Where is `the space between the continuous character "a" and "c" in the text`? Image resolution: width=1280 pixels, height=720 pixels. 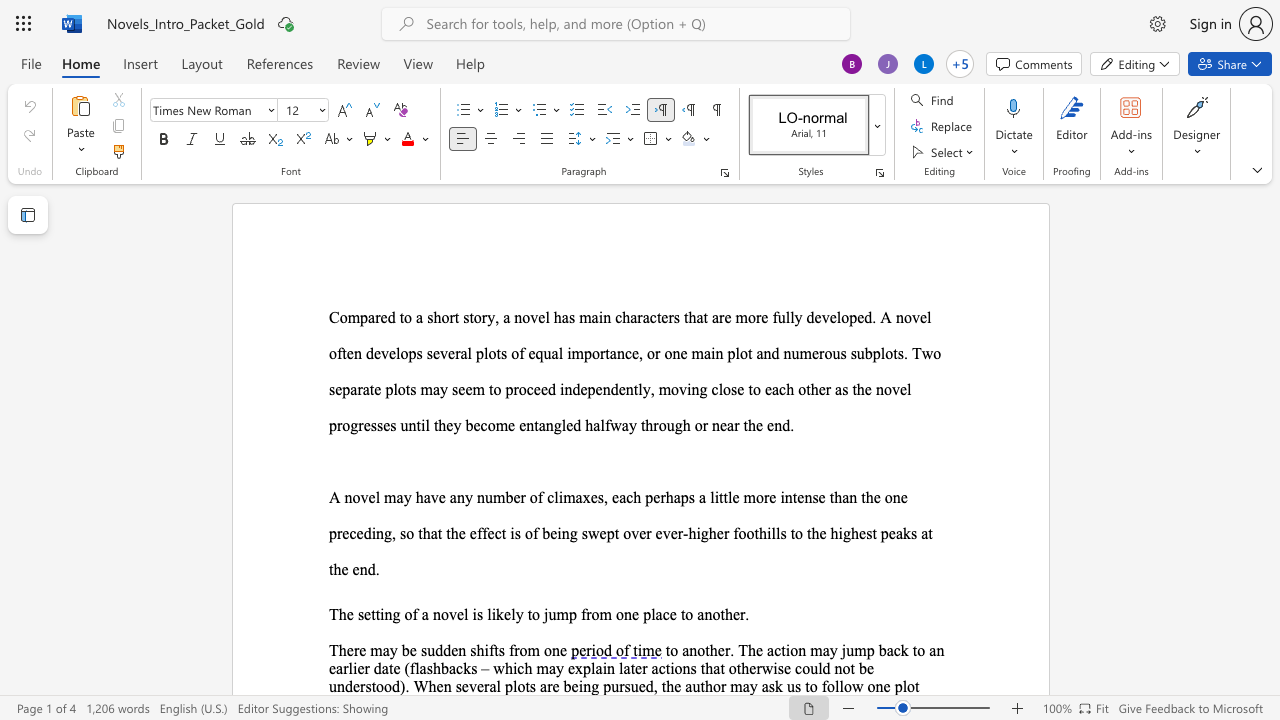 the space between the continuous character "a" and "c" in the text is located at coordinates (625, 496).